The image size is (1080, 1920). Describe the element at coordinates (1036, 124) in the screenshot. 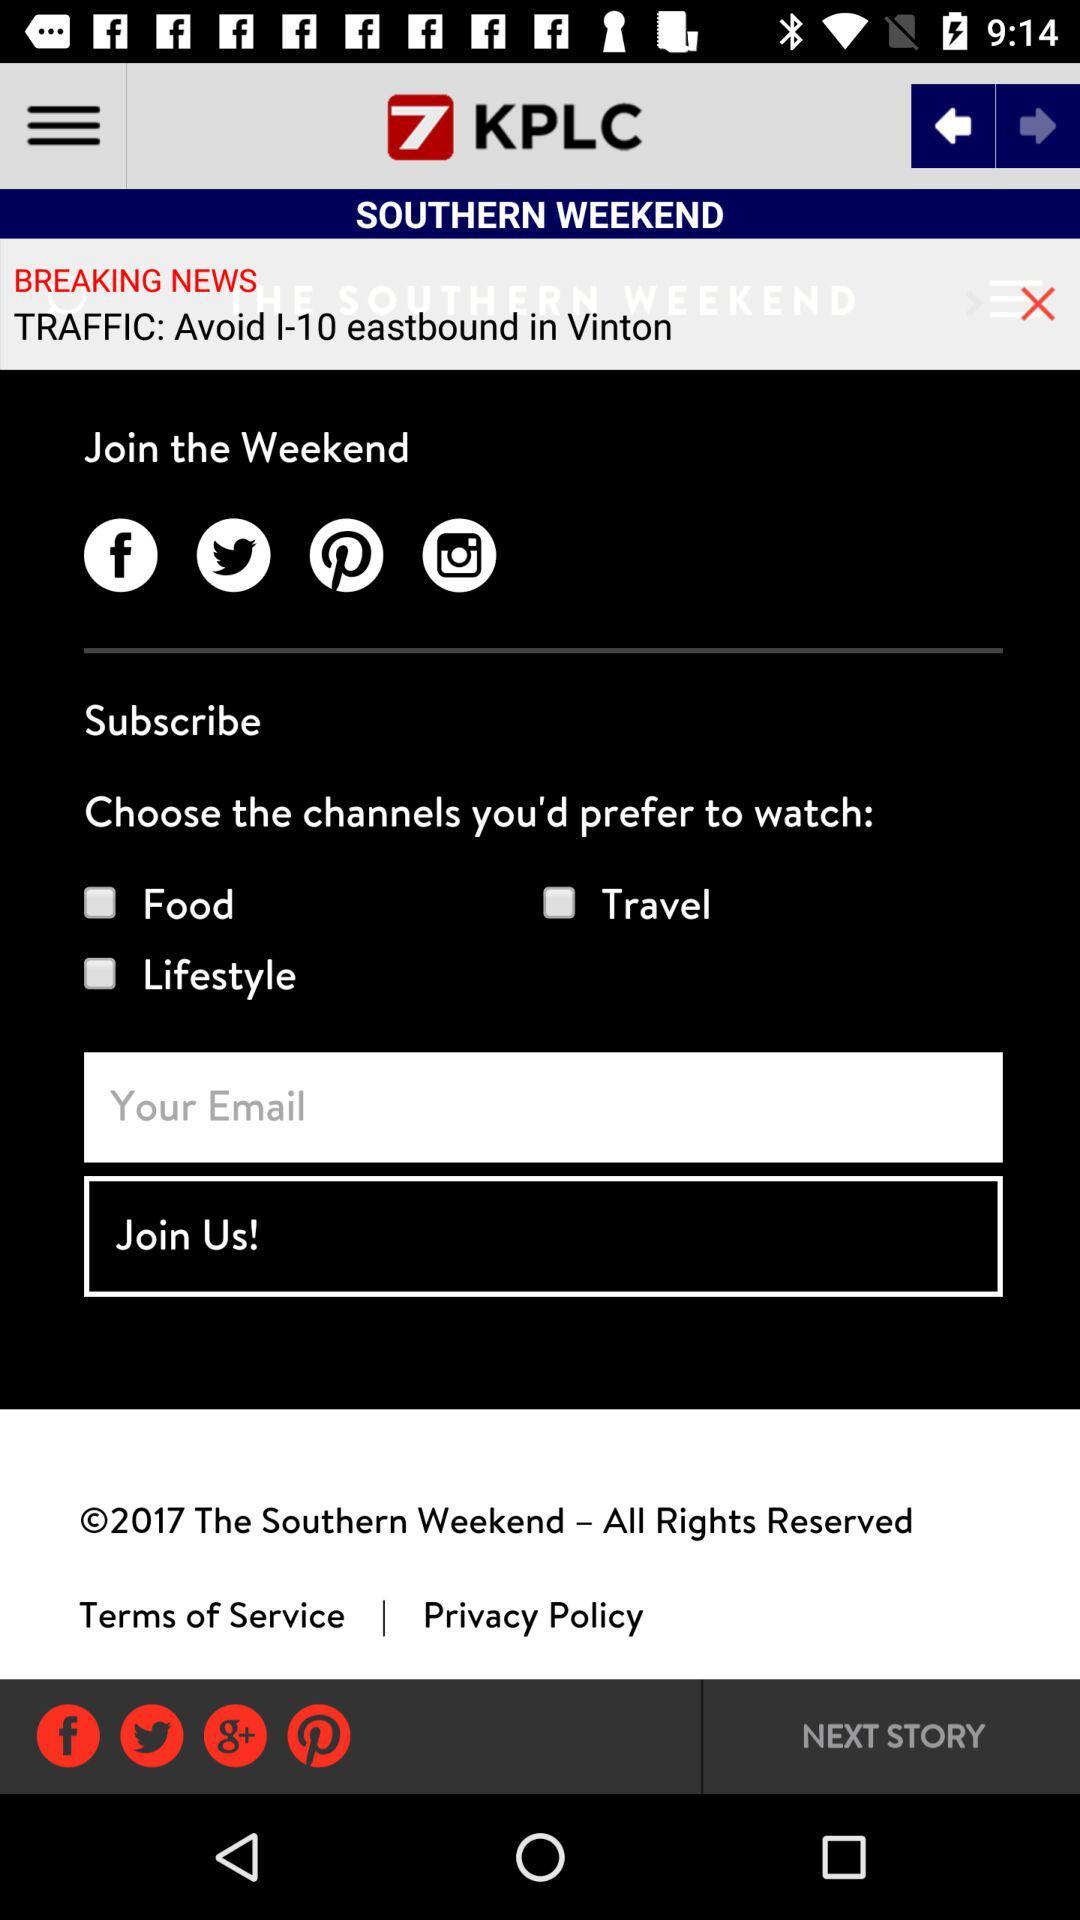

I see `the arrow_forward icon` at that location.